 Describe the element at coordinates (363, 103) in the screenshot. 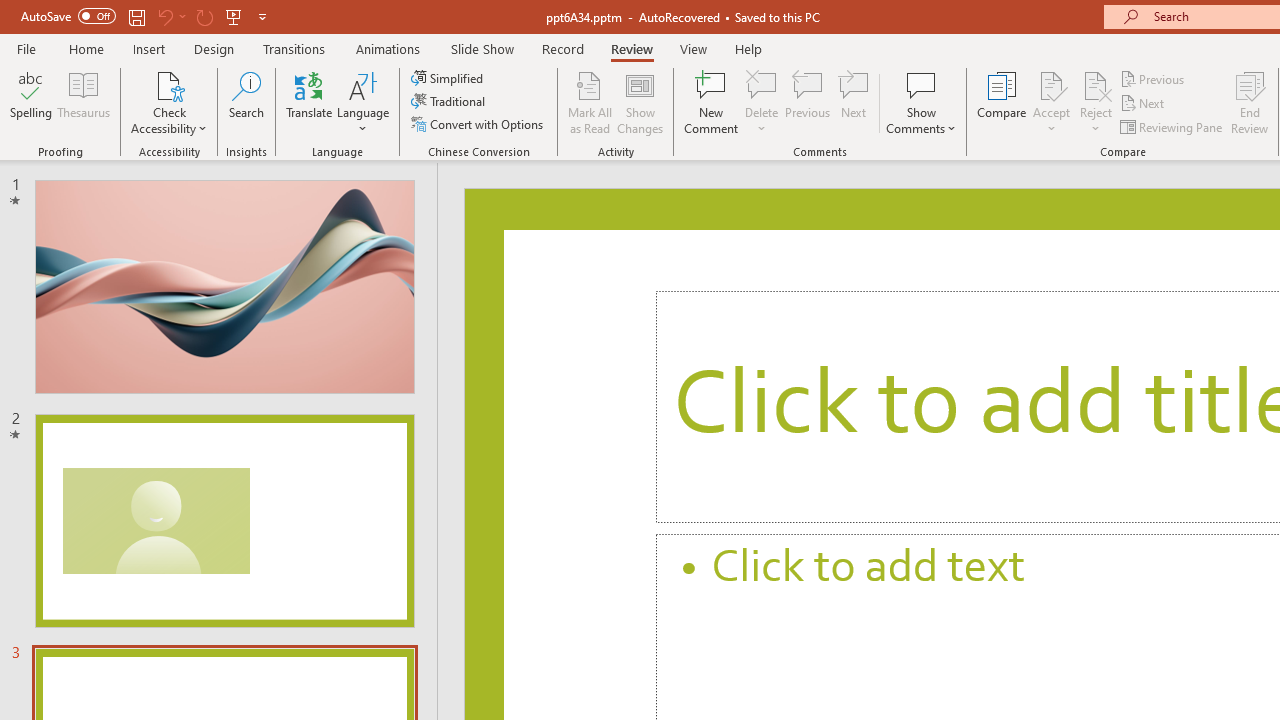

I see `'Language'` at that location.